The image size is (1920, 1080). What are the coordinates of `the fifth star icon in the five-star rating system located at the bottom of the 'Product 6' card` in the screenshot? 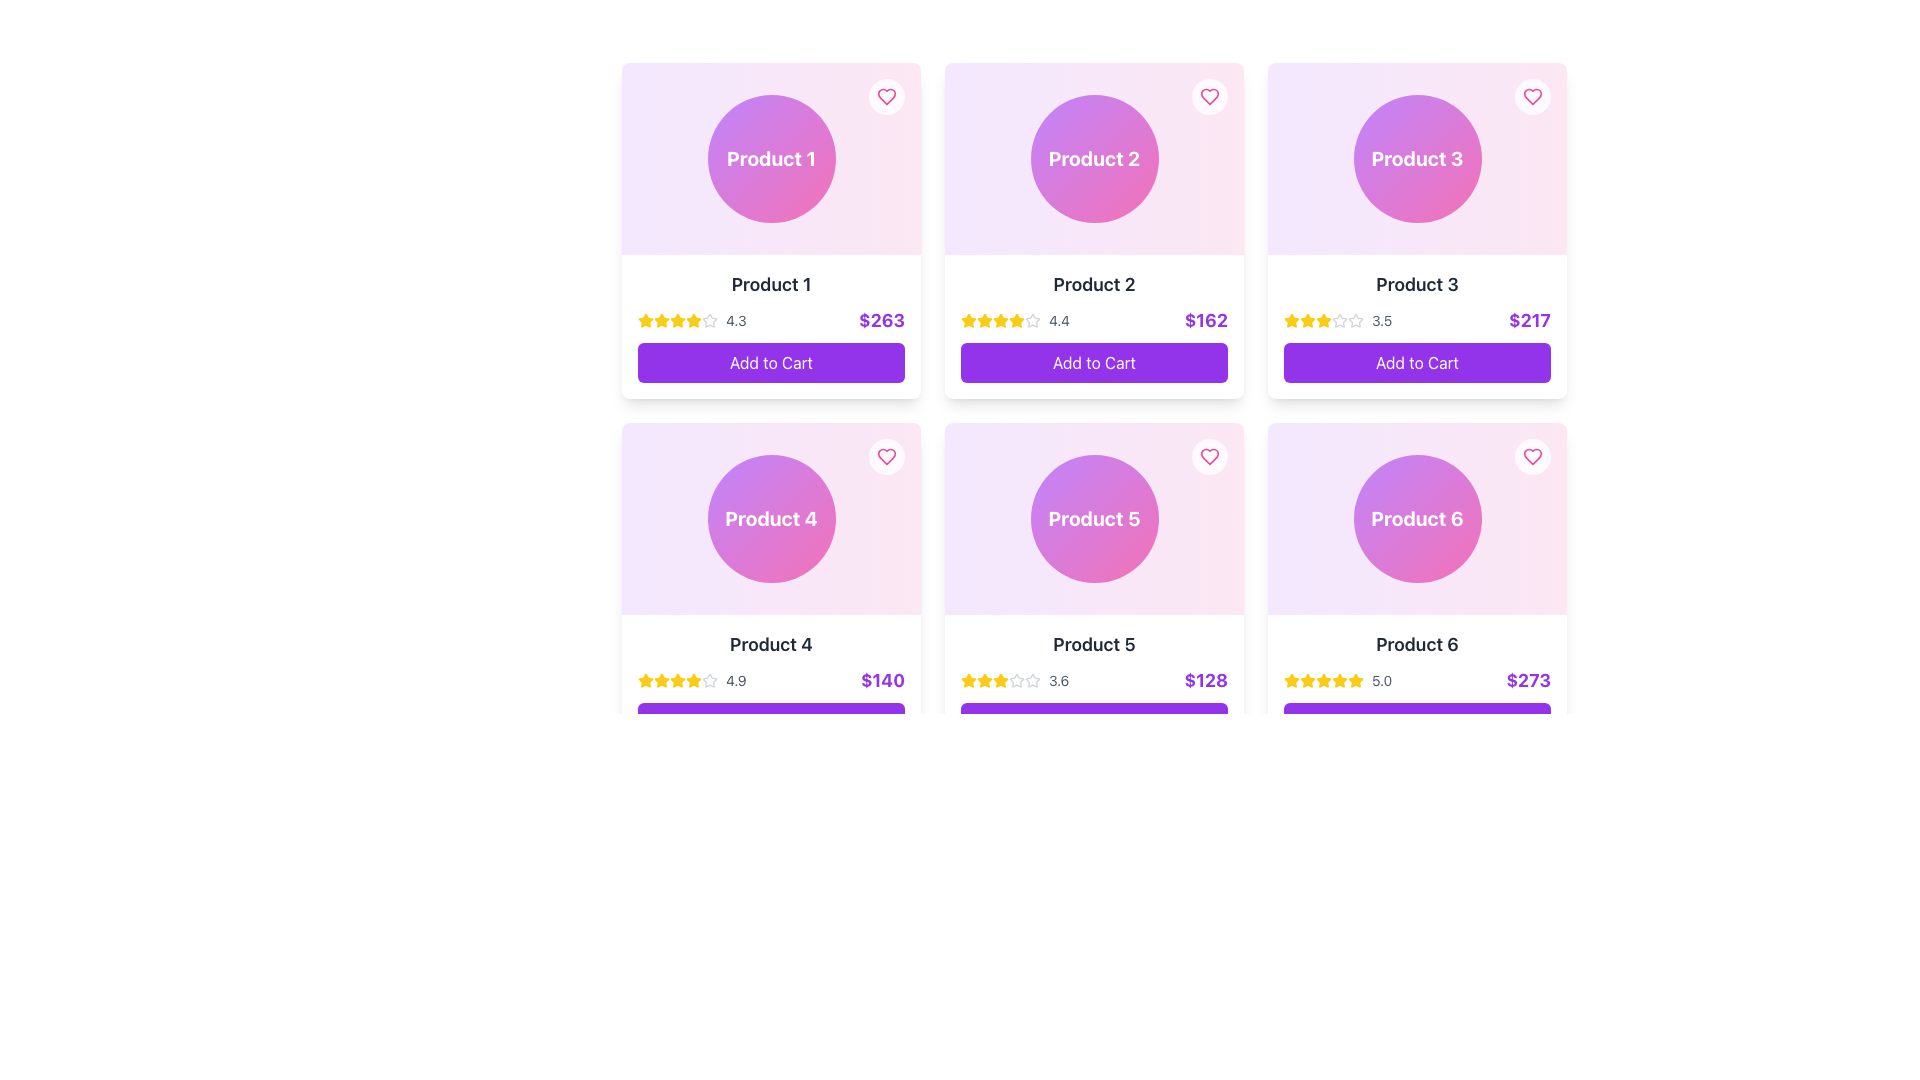 It's located at (1339, 680).